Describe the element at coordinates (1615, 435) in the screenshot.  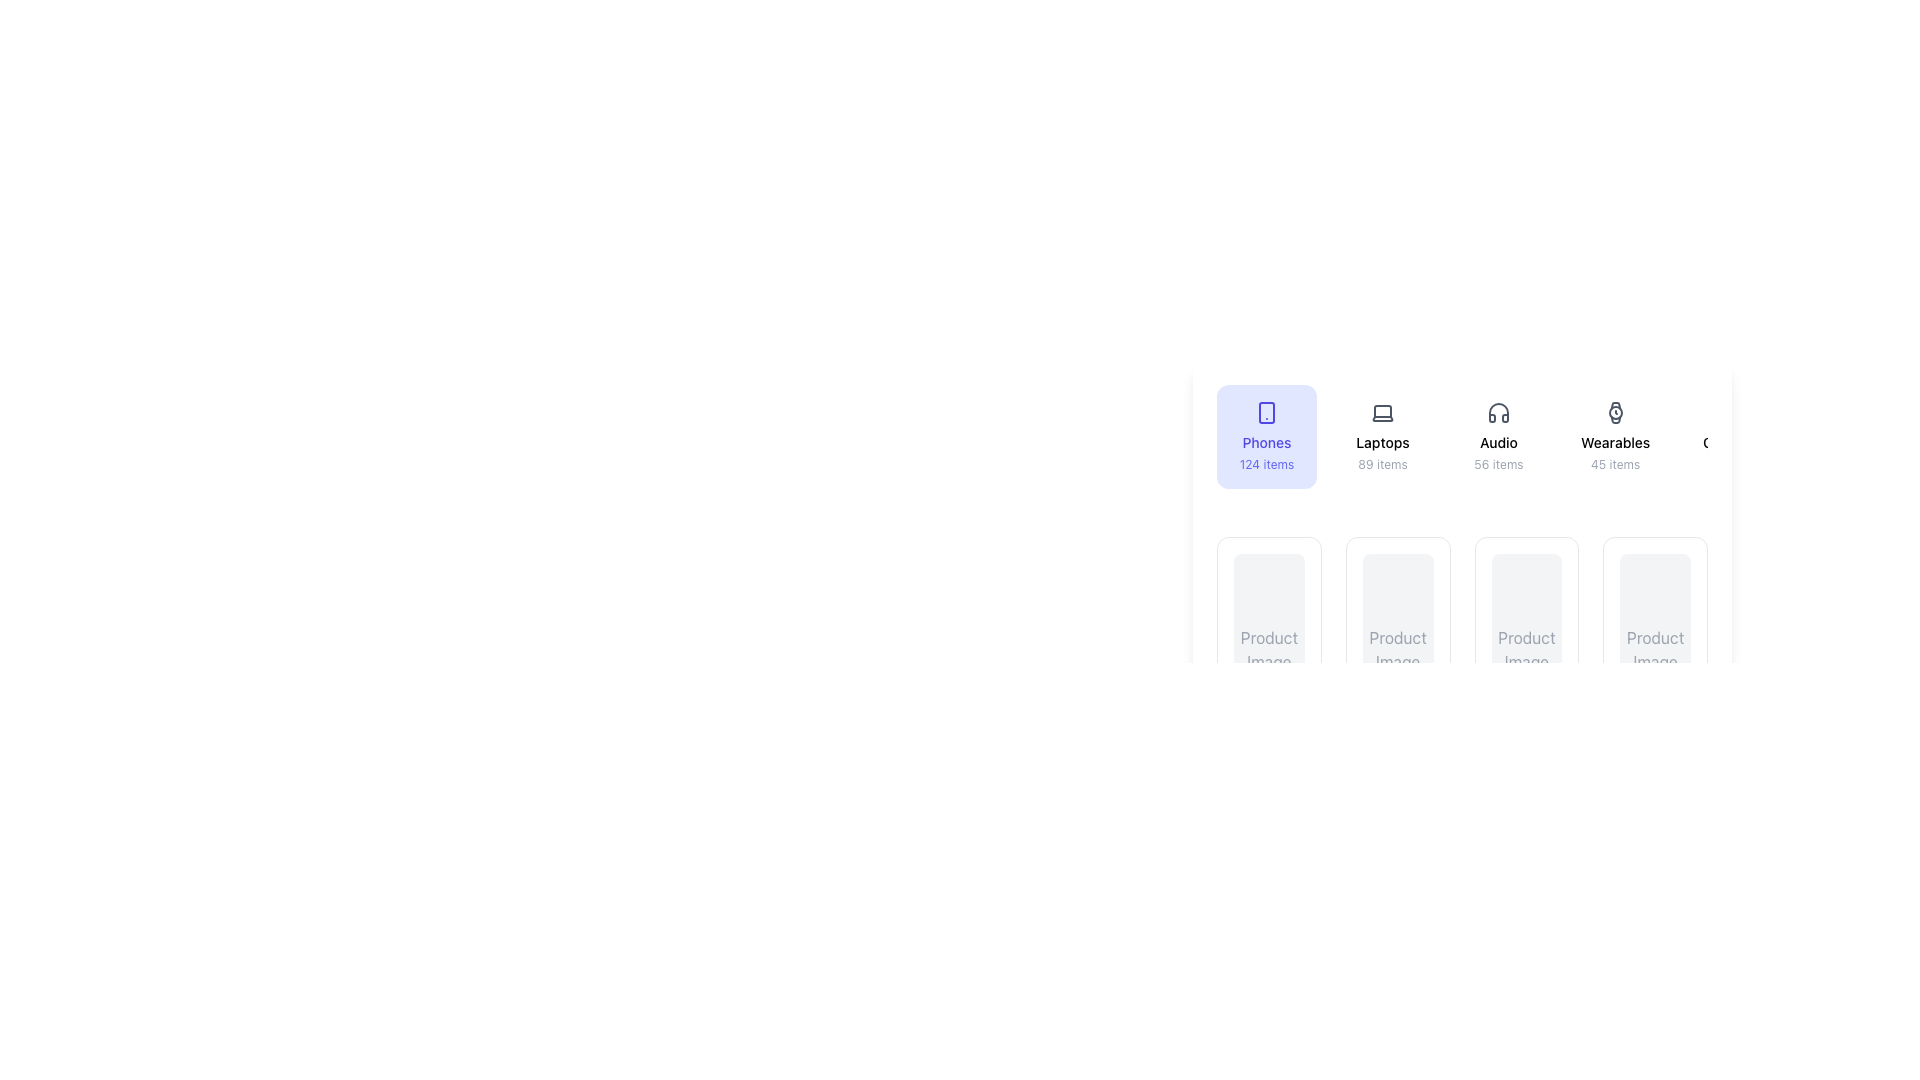
I see `the fourth category card from the left in the horizontal list, which is designated for 'Wearables', to filter or navigate to the 'Wearables' section` at that location.